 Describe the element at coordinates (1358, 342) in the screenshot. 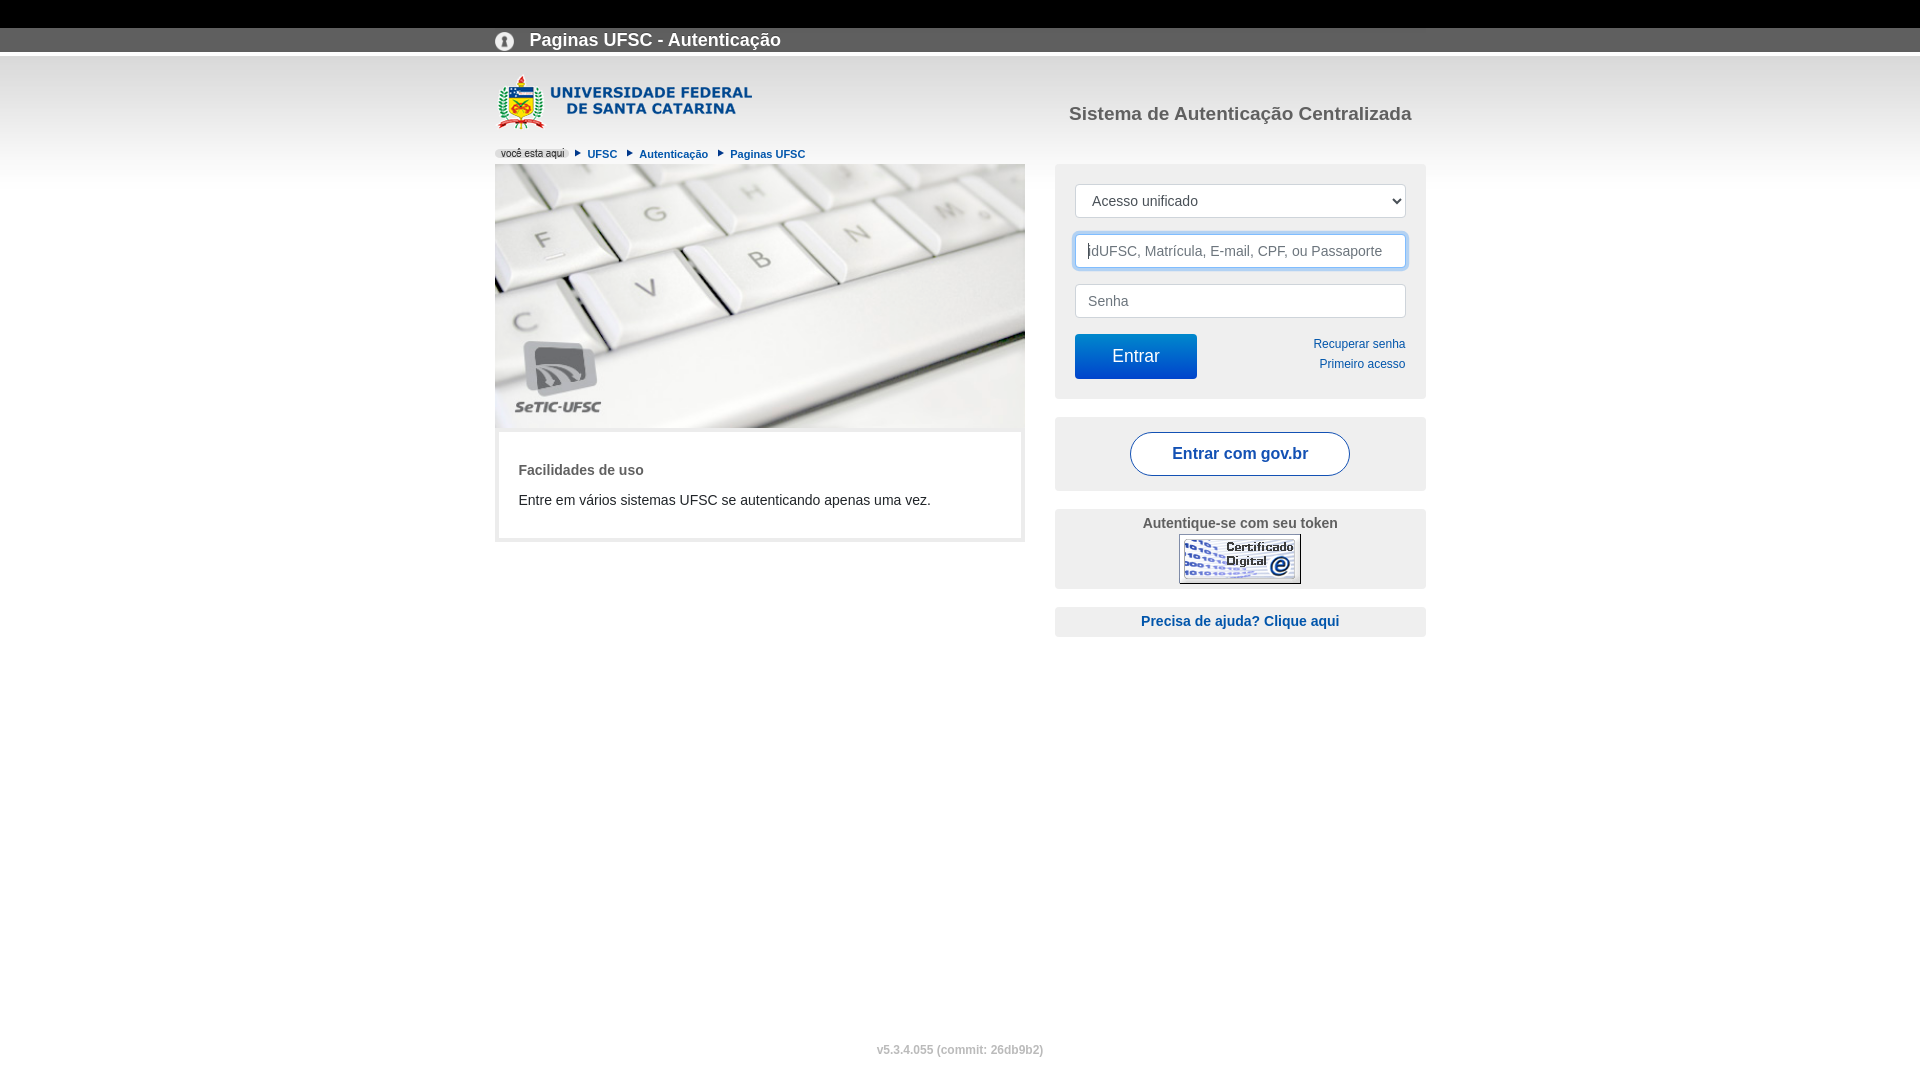

I see `'Recuperar senha'` at that location.